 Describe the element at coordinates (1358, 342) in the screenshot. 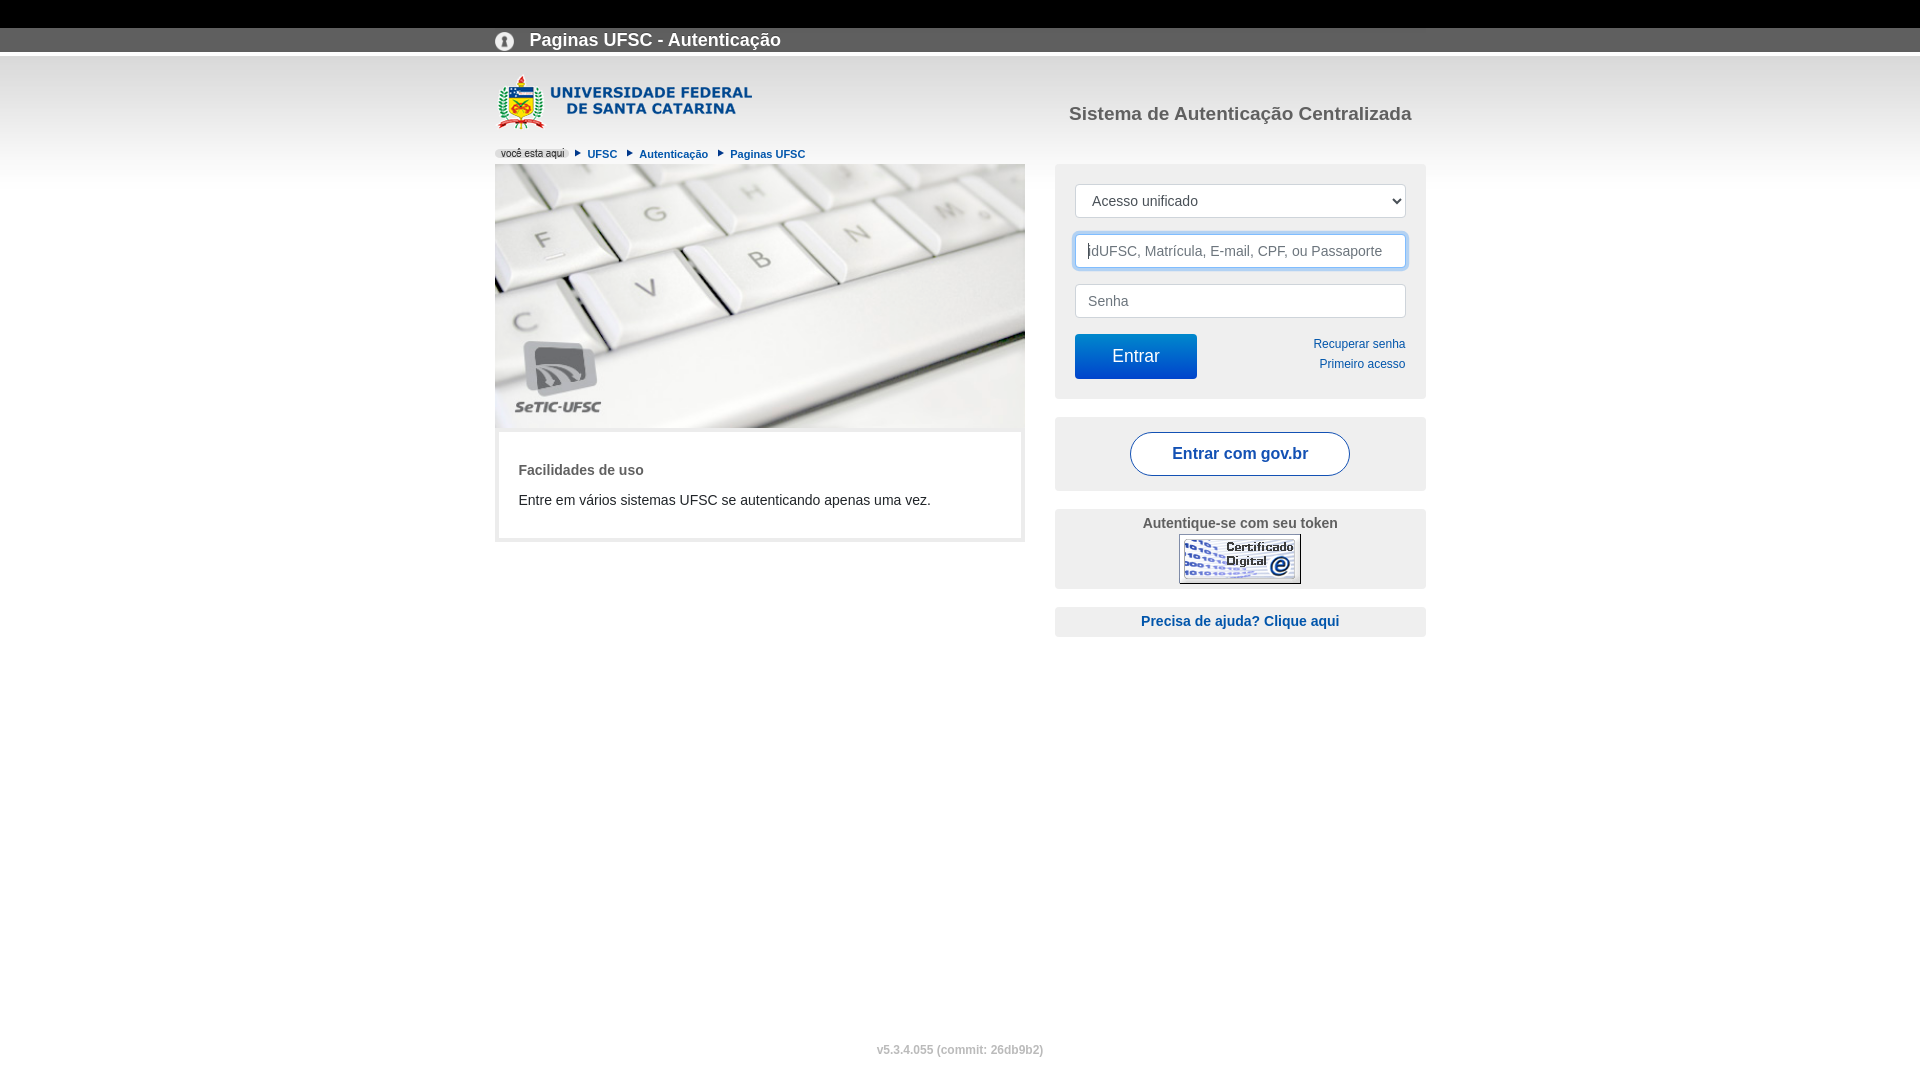

I see `'Recuperar senha'` at that location.